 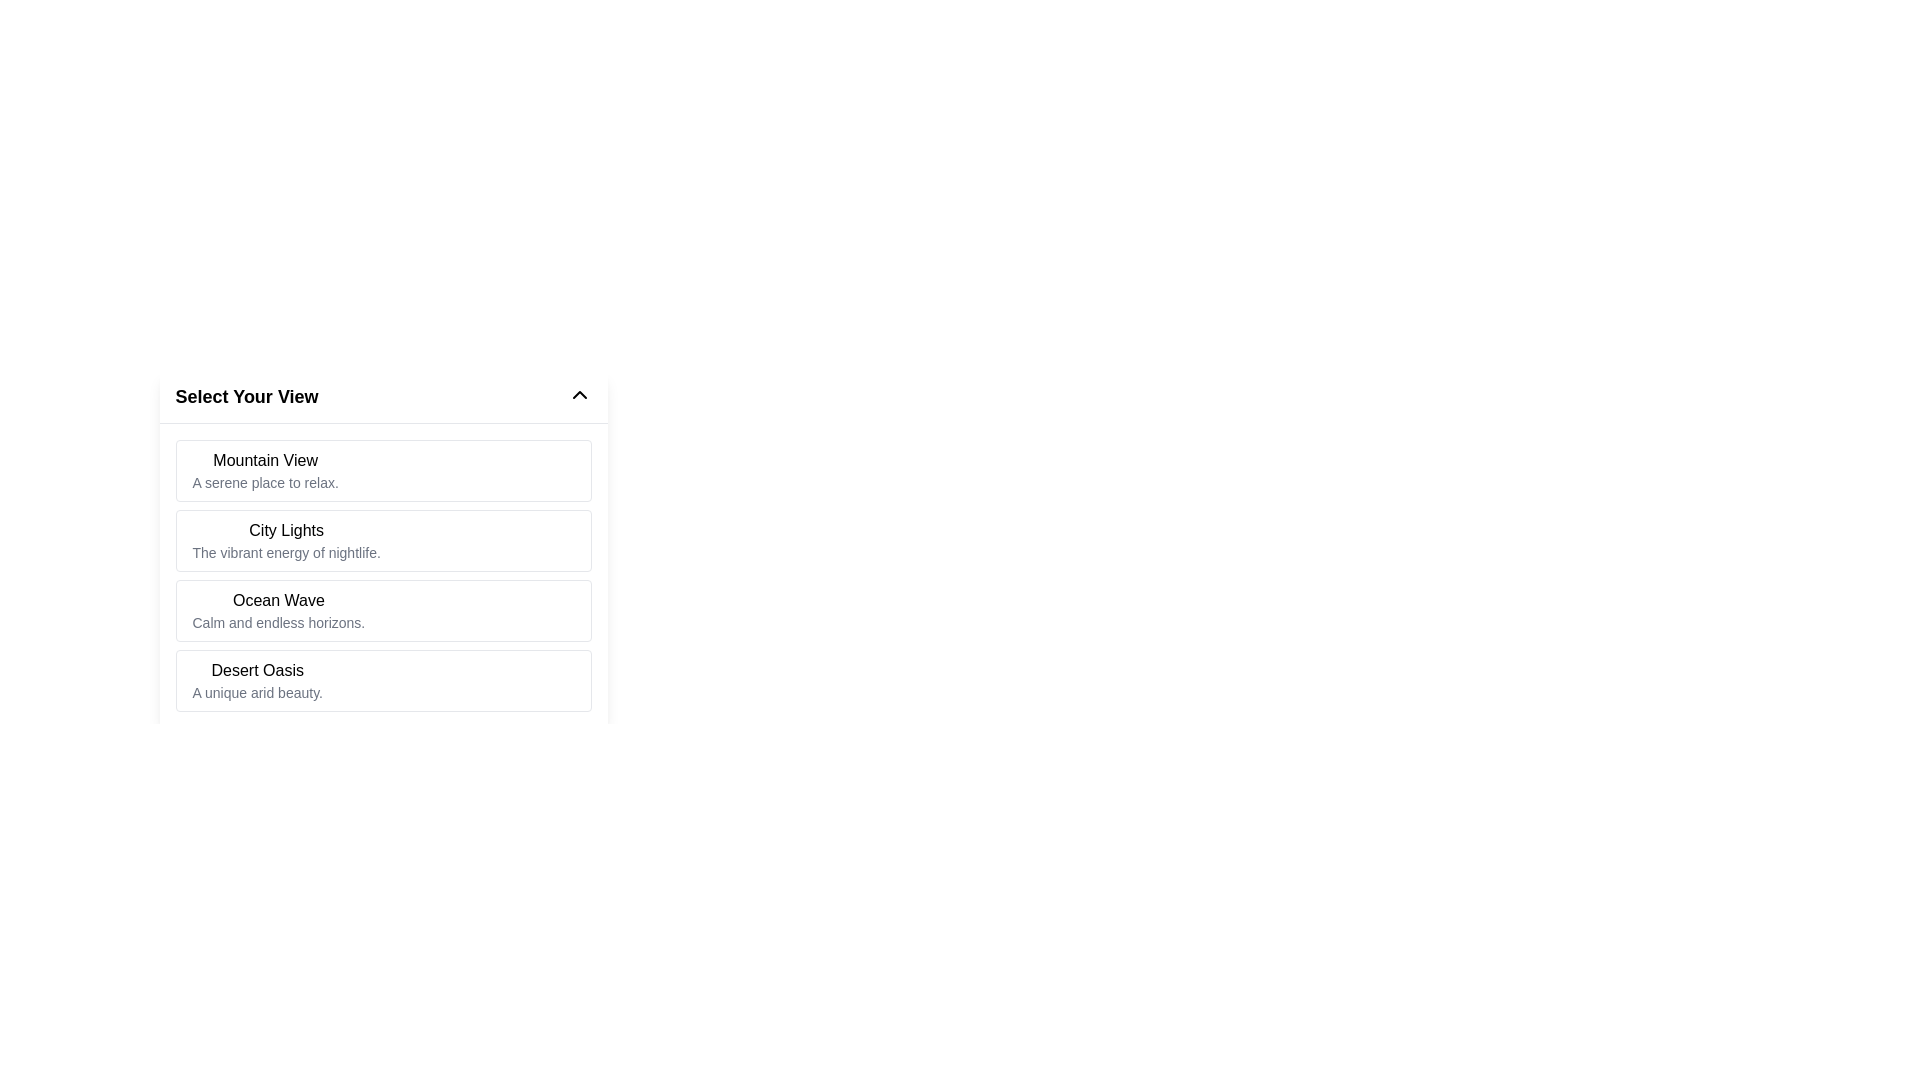 I want to click on the selectable option labeled 'City Lights' in the vertical list, so click(x=285, y=540).